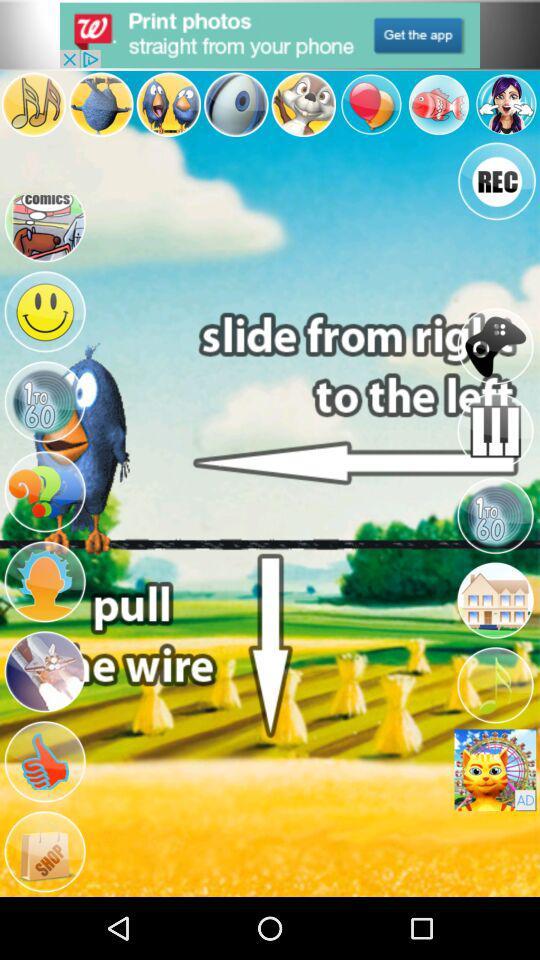  Describe the element at coordinates (494, 732) in the screenshot. I see `the music icon` at that location.